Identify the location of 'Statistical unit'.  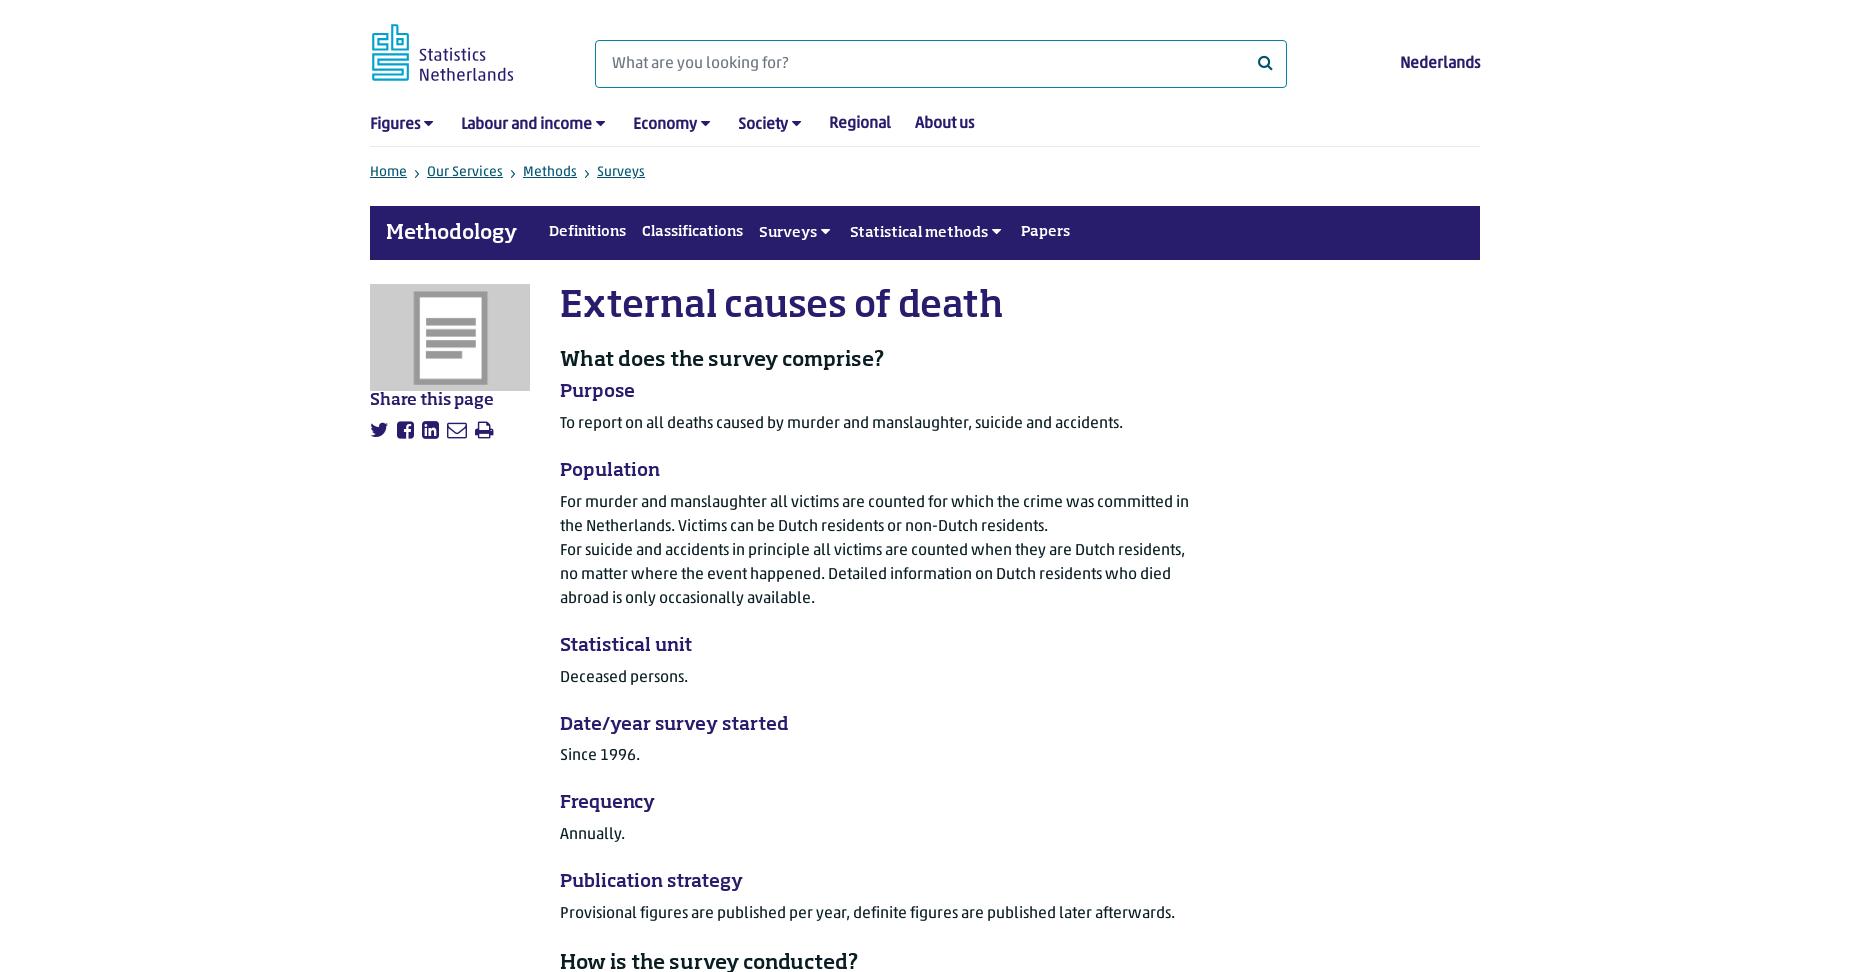
(626, 645).